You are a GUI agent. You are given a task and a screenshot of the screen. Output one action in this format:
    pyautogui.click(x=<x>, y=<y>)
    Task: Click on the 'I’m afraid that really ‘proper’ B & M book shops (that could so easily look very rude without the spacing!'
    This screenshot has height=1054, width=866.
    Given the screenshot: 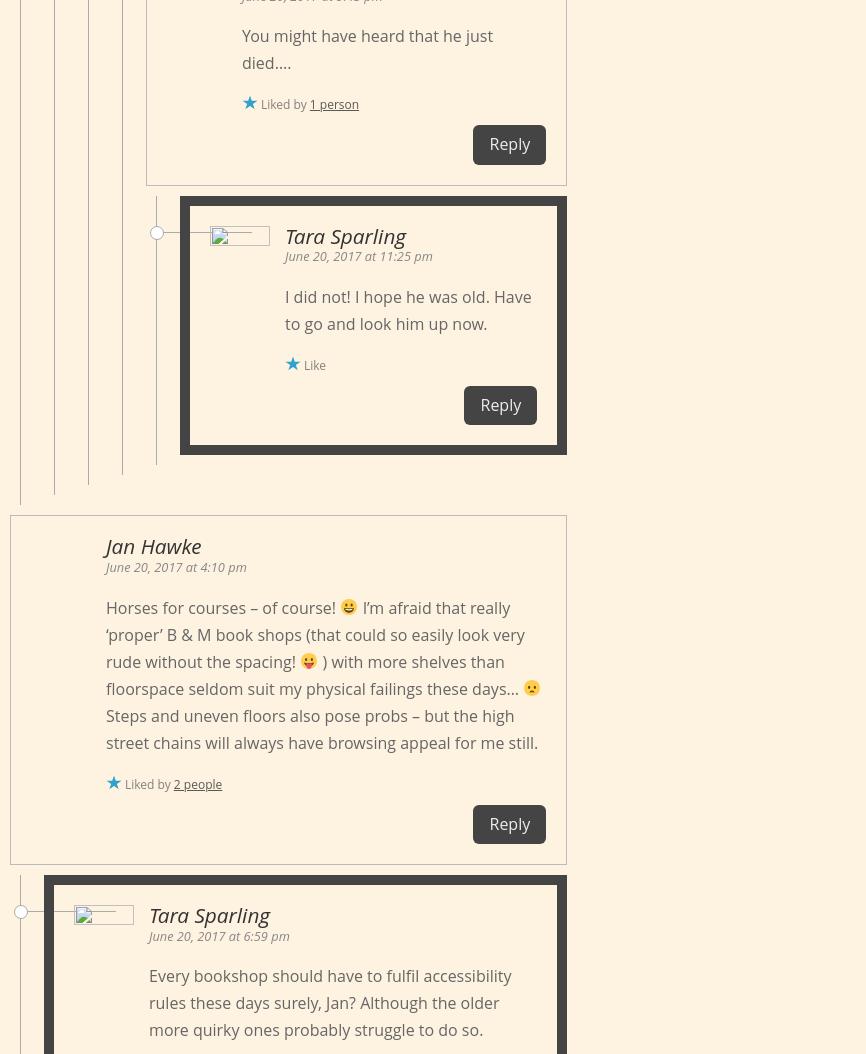 What is the action you would take?
    pyautogui.click(x=105, y=633)
    